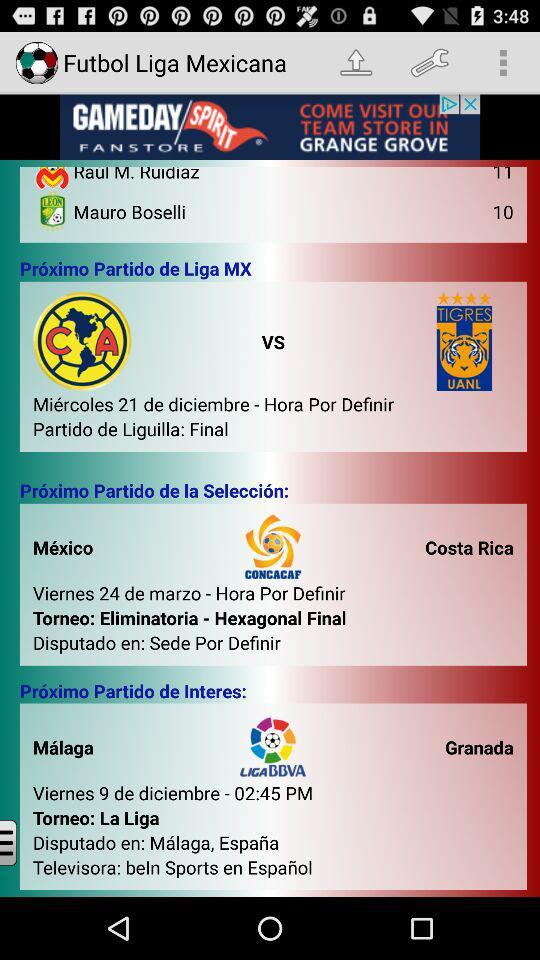 This screenshot has height=960, width=540. I want to click on the logo which is above the text miercoles 21 de diciembre, so click(82, 341).